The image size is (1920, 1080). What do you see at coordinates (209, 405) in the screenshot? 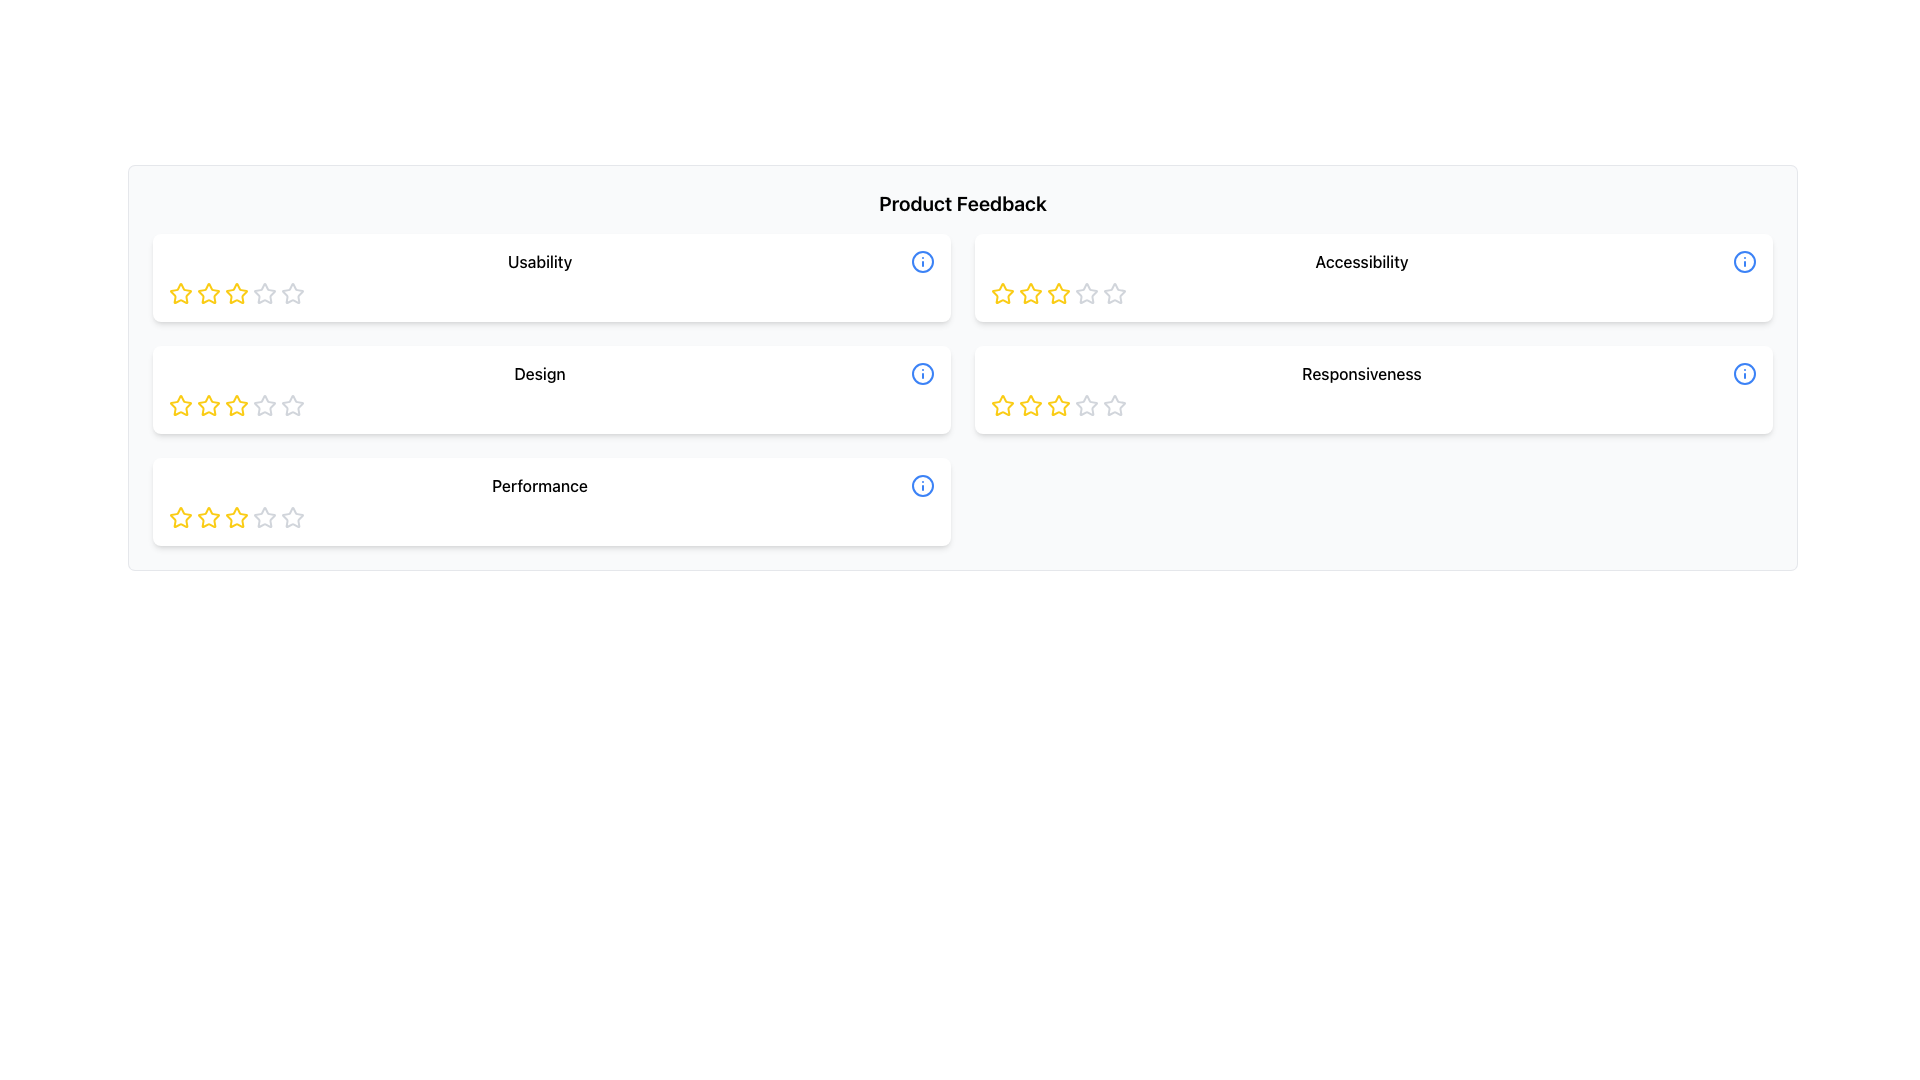
I see `the third star icon representing the 'Design' rating to adjust the rating to three stars` at bounding box center [209, 405].